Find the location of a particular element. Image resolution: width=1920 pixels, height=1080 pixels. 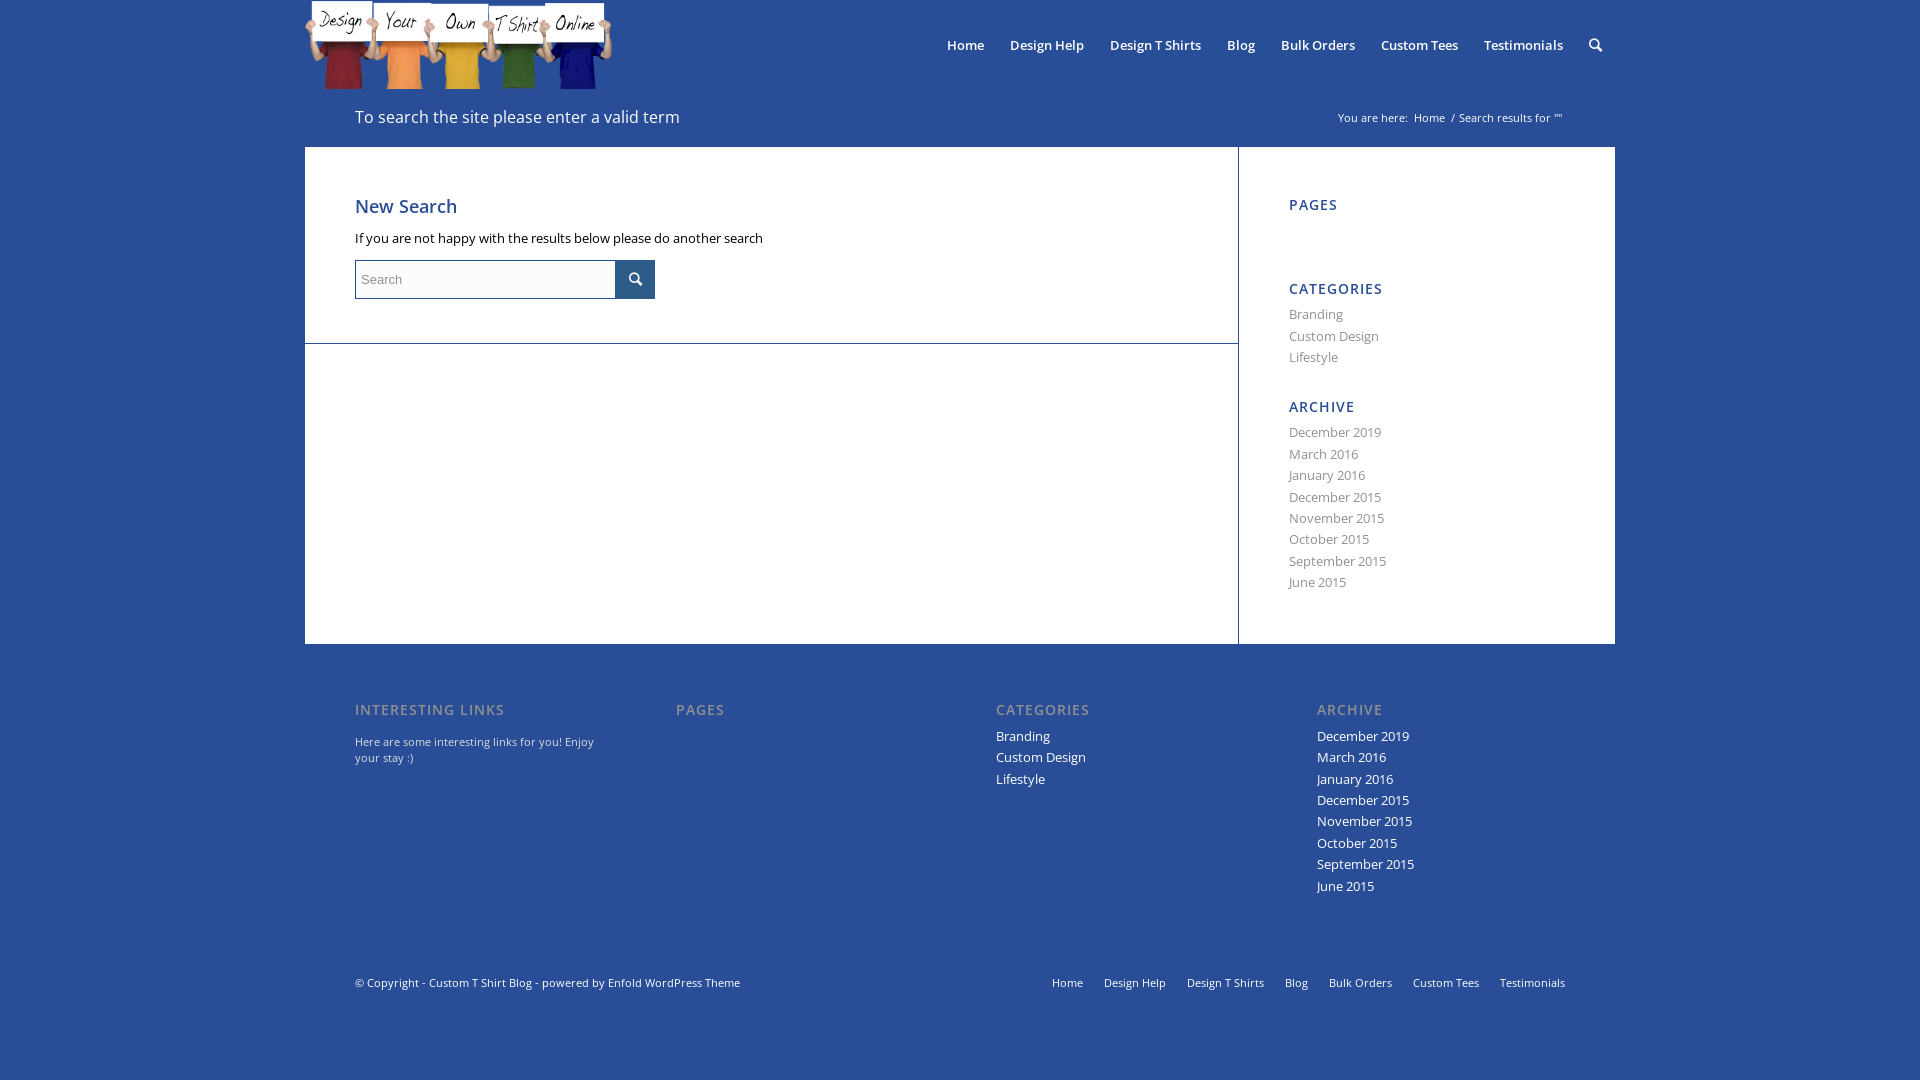

'Design Help' is located at coordinates (997, 45).